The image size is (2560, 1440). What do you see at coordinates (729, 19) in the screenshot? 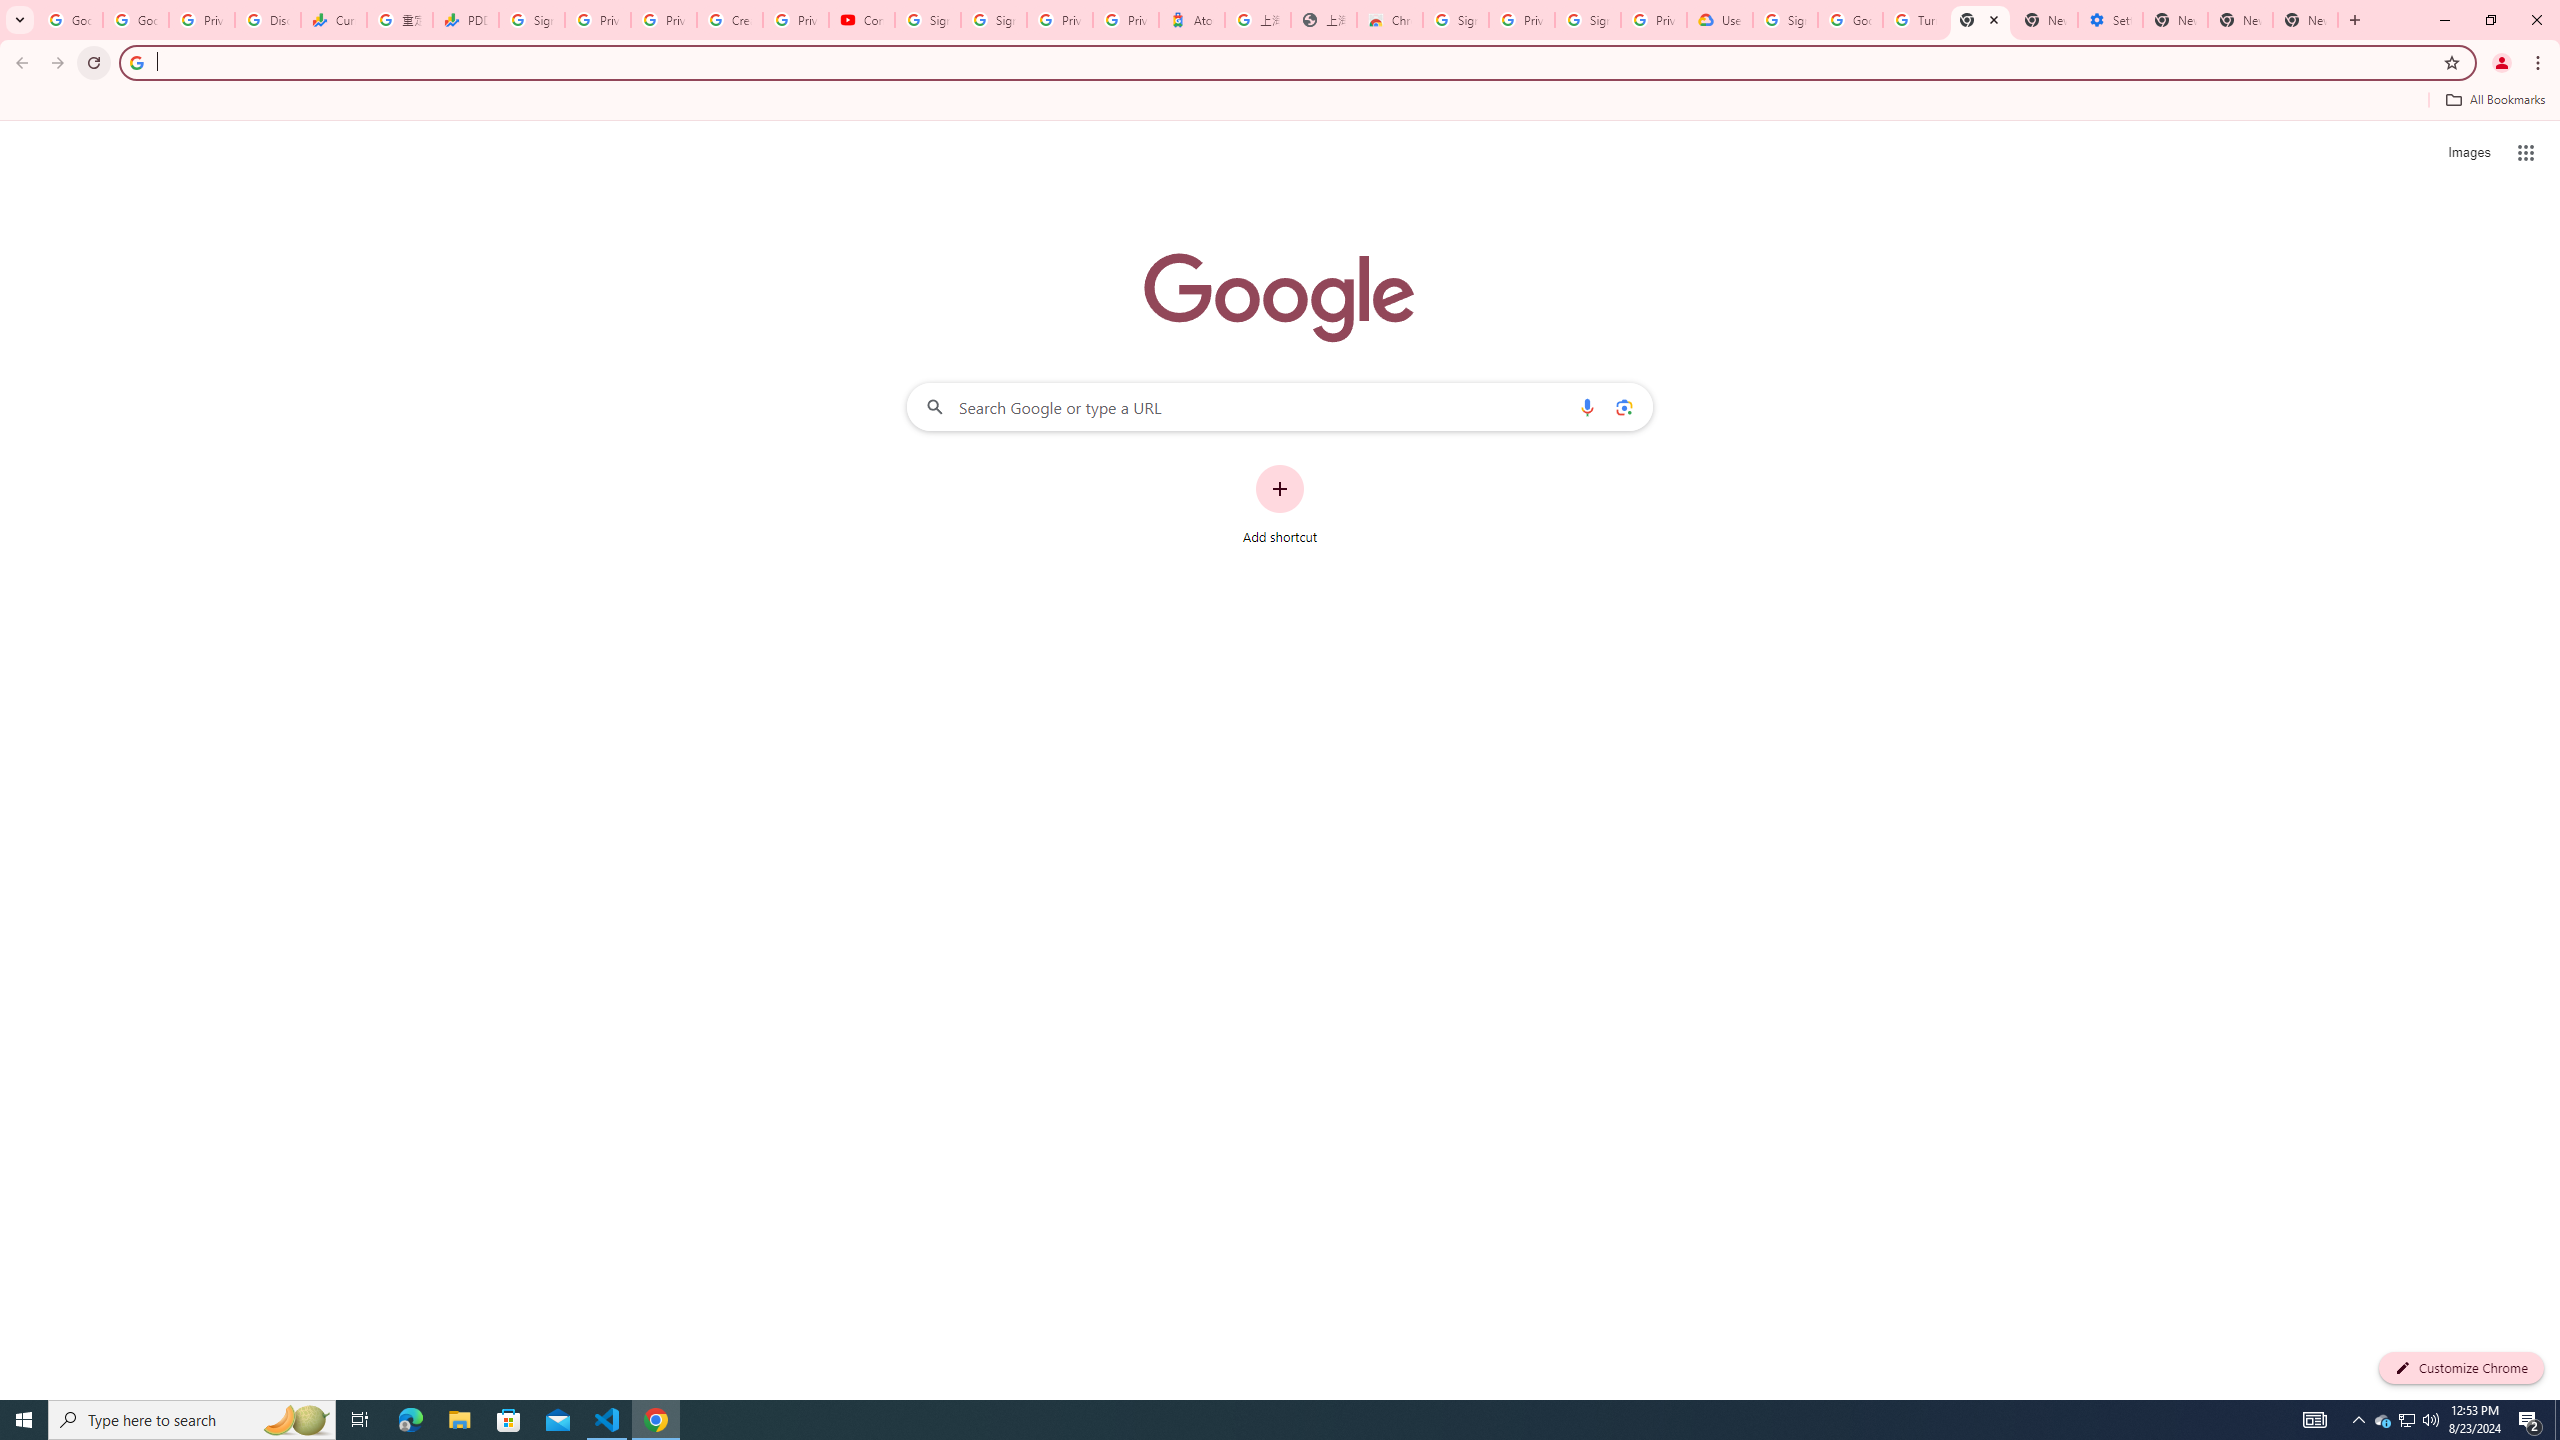
I see `'Create your Google Account'` at bounding box center [729, 19].